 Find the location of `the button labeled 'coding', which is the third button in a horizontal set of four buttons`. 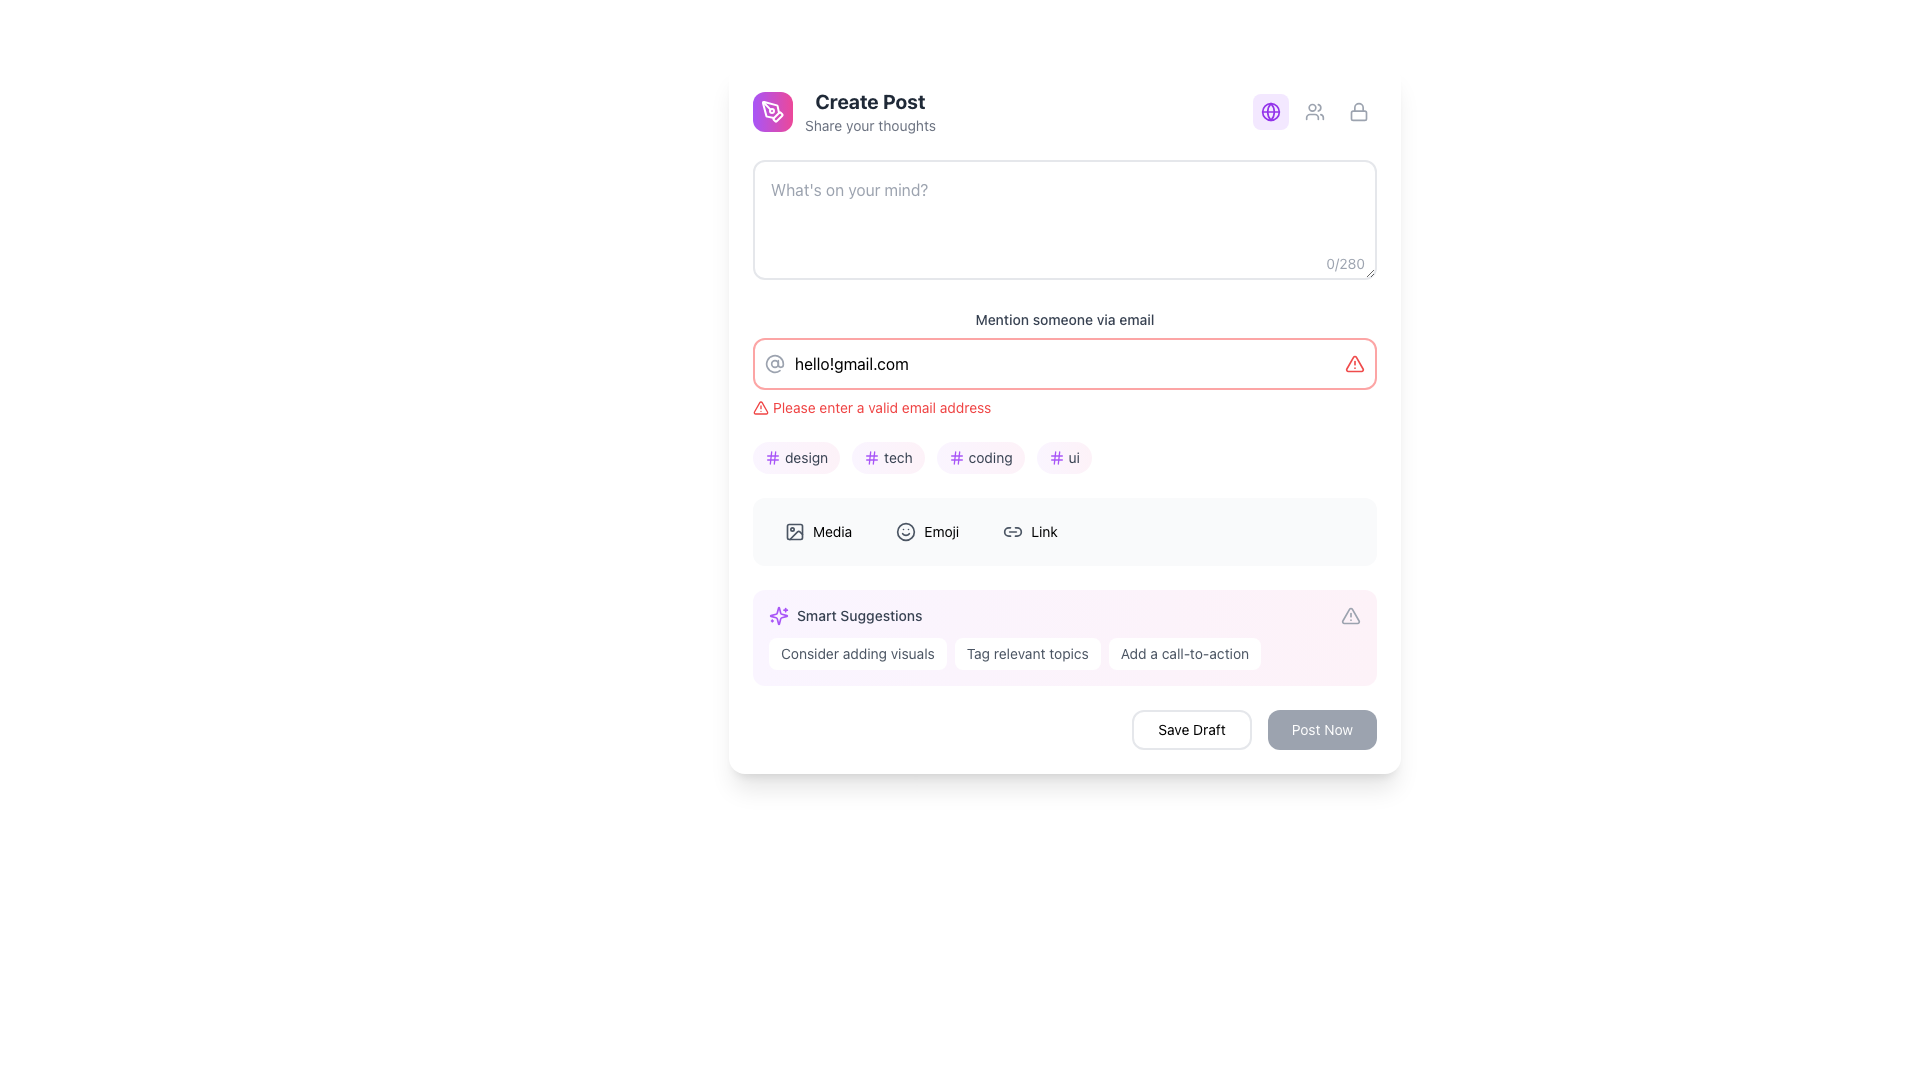

the button labeled 'coding', which is the third button in a horizontal set of four buttons is located at coordinates (980, 458).